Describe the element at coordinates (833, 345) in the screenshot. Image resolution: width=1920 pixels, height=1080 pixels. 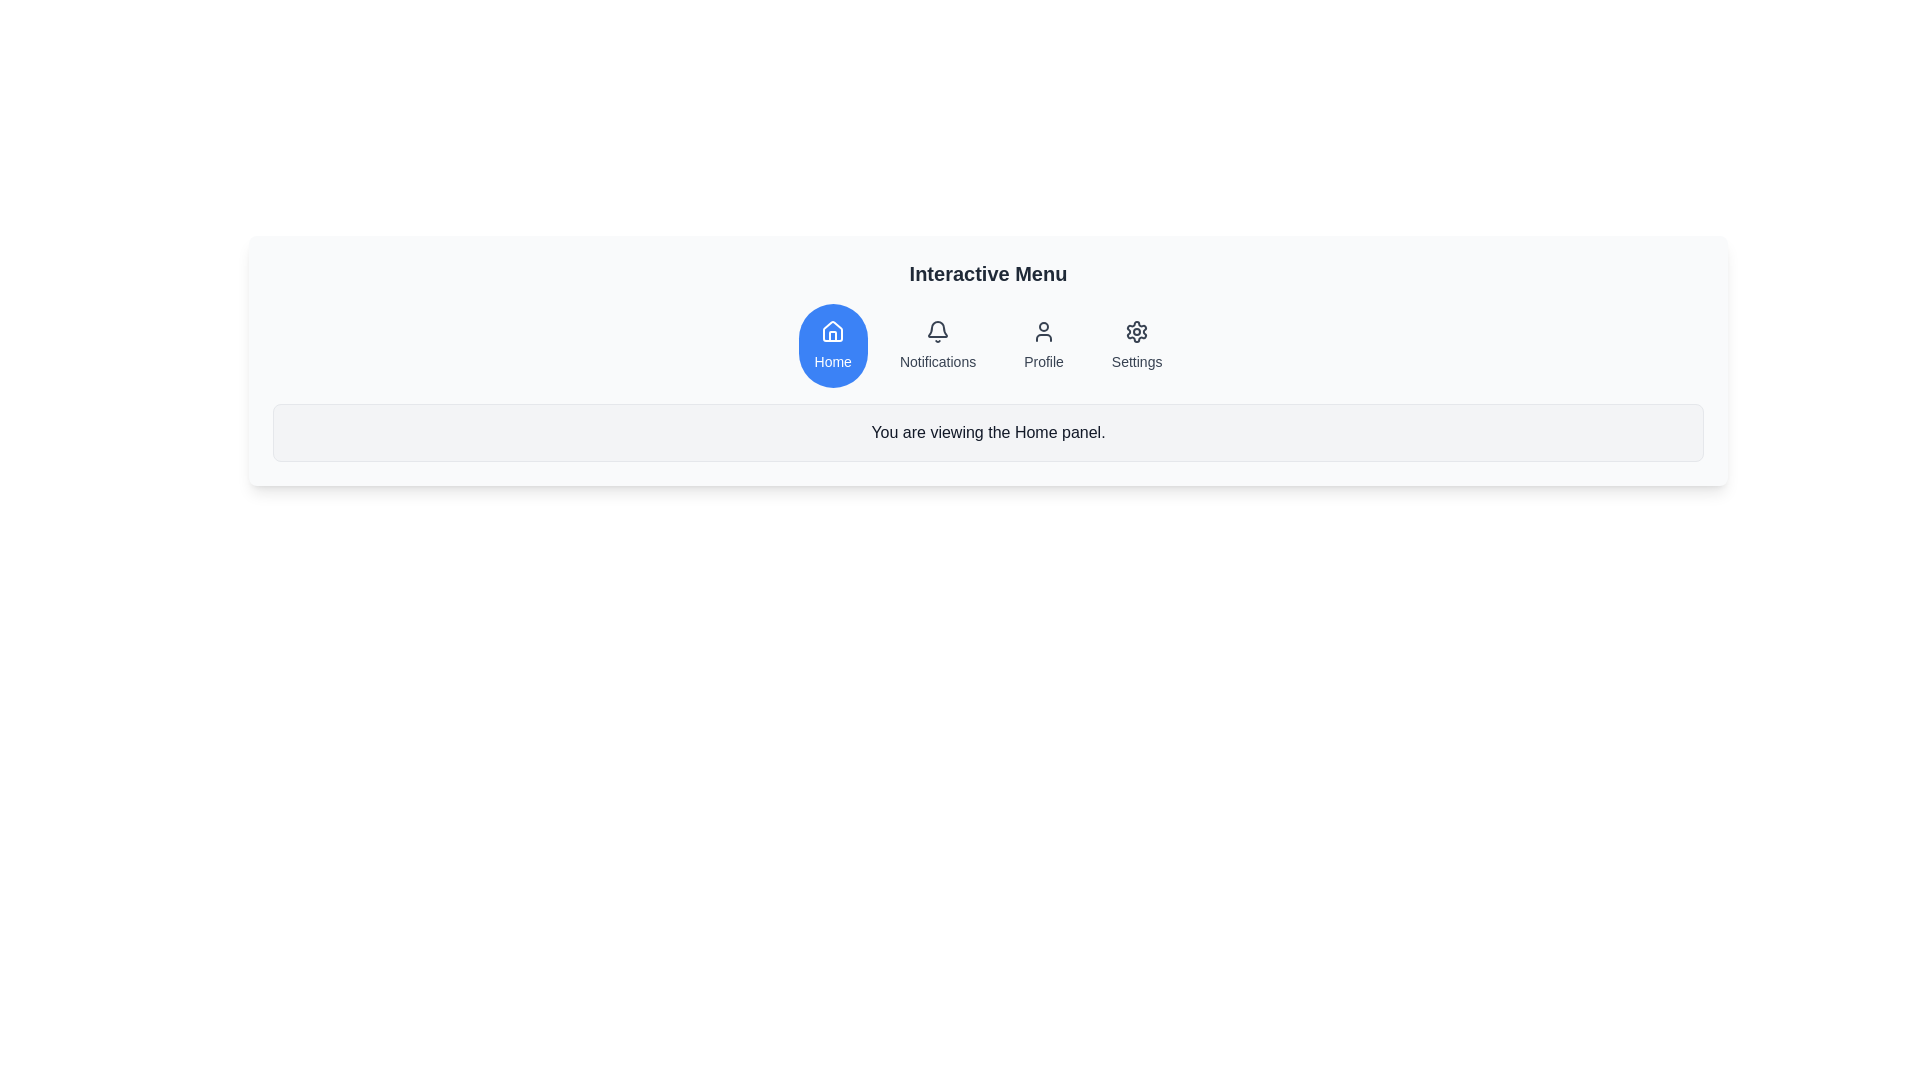
I see `the leftmost navigation button` at that location.